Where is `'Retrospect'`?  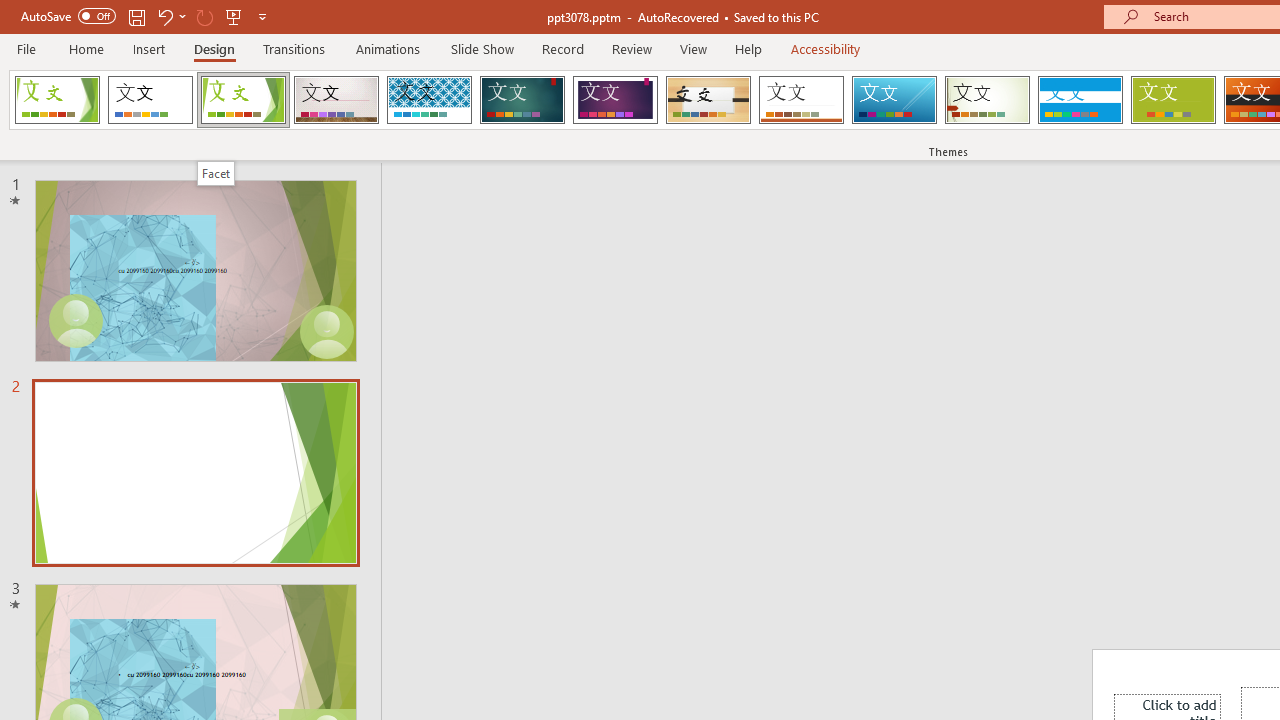
'Retrospect' is located at coordinates (801, 100).